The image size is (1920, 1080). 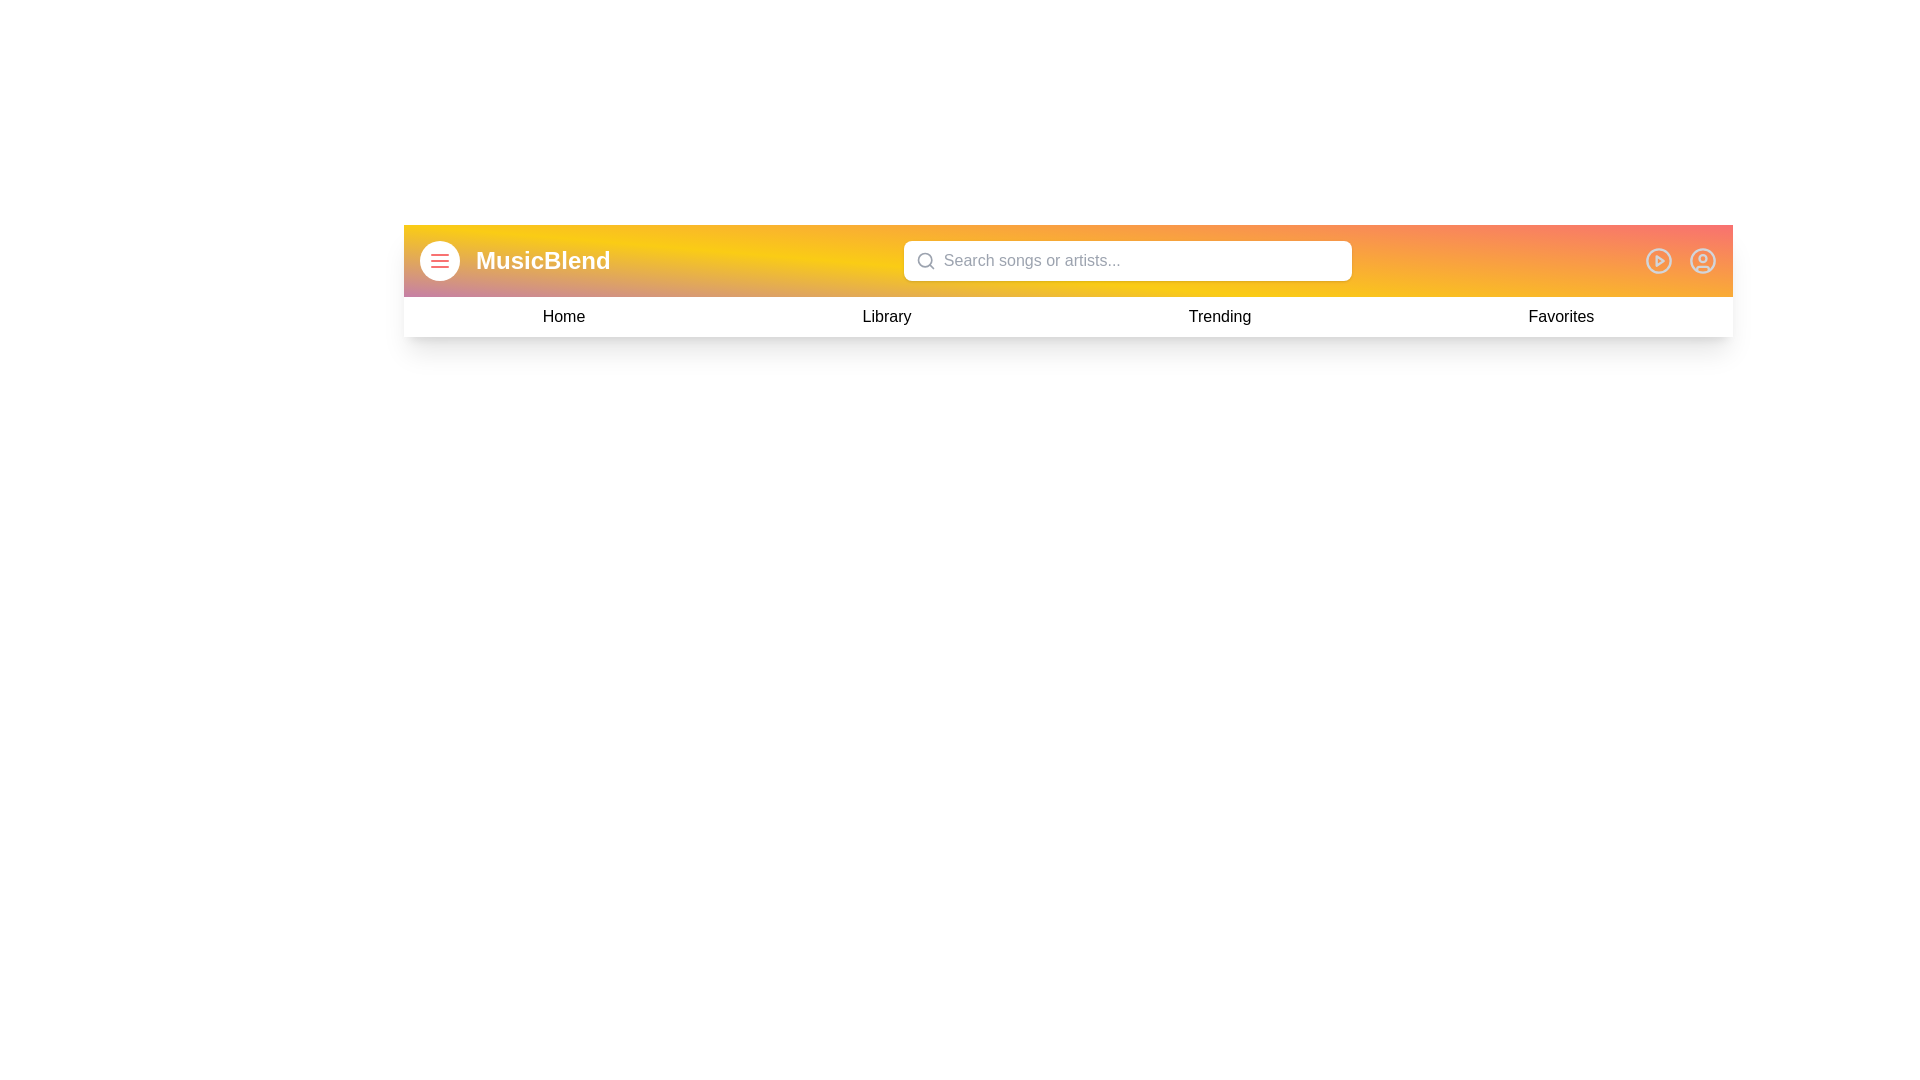 What do you see at coordinates (562, 315) in the screenshot?
I see `the 'Home' button in the navigation bar` at bounding box center [562, 315].